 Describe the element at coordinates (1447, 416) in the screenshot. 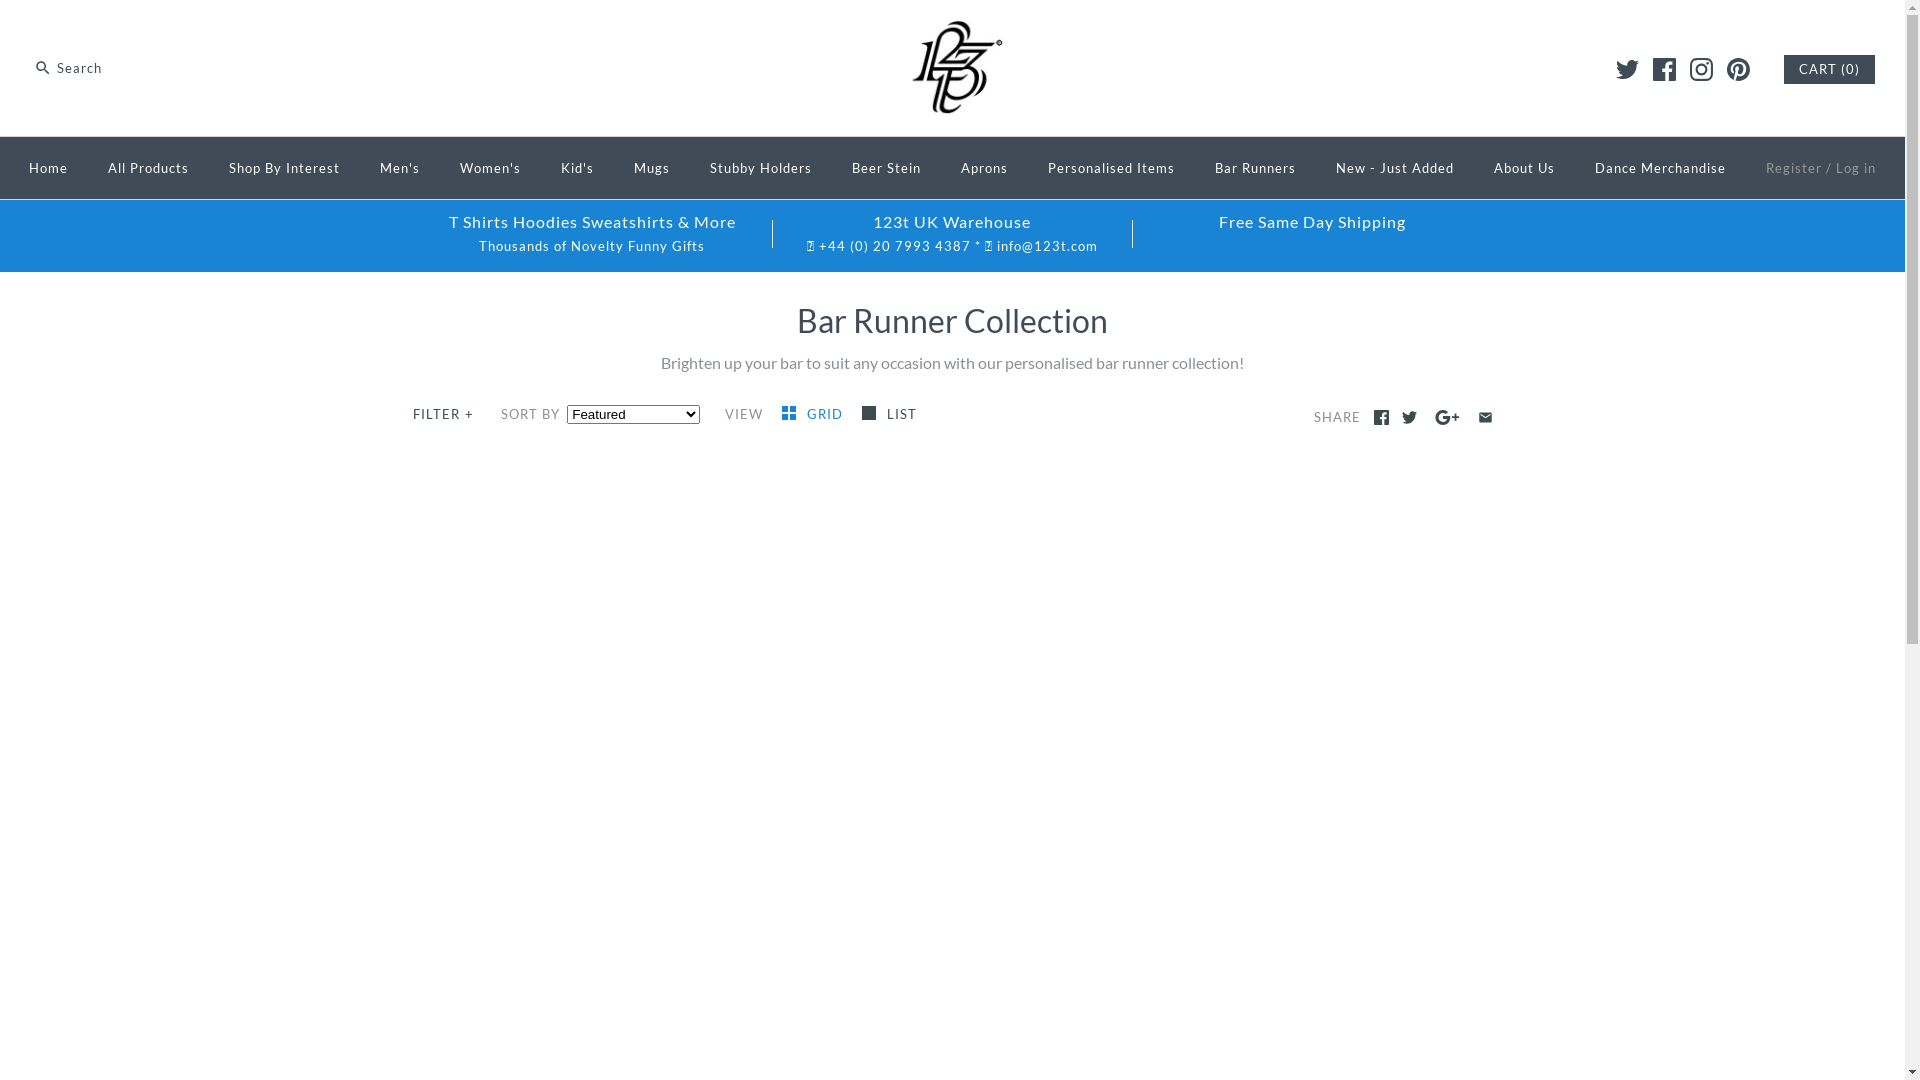

I see `'GooglePlus'` at that location.